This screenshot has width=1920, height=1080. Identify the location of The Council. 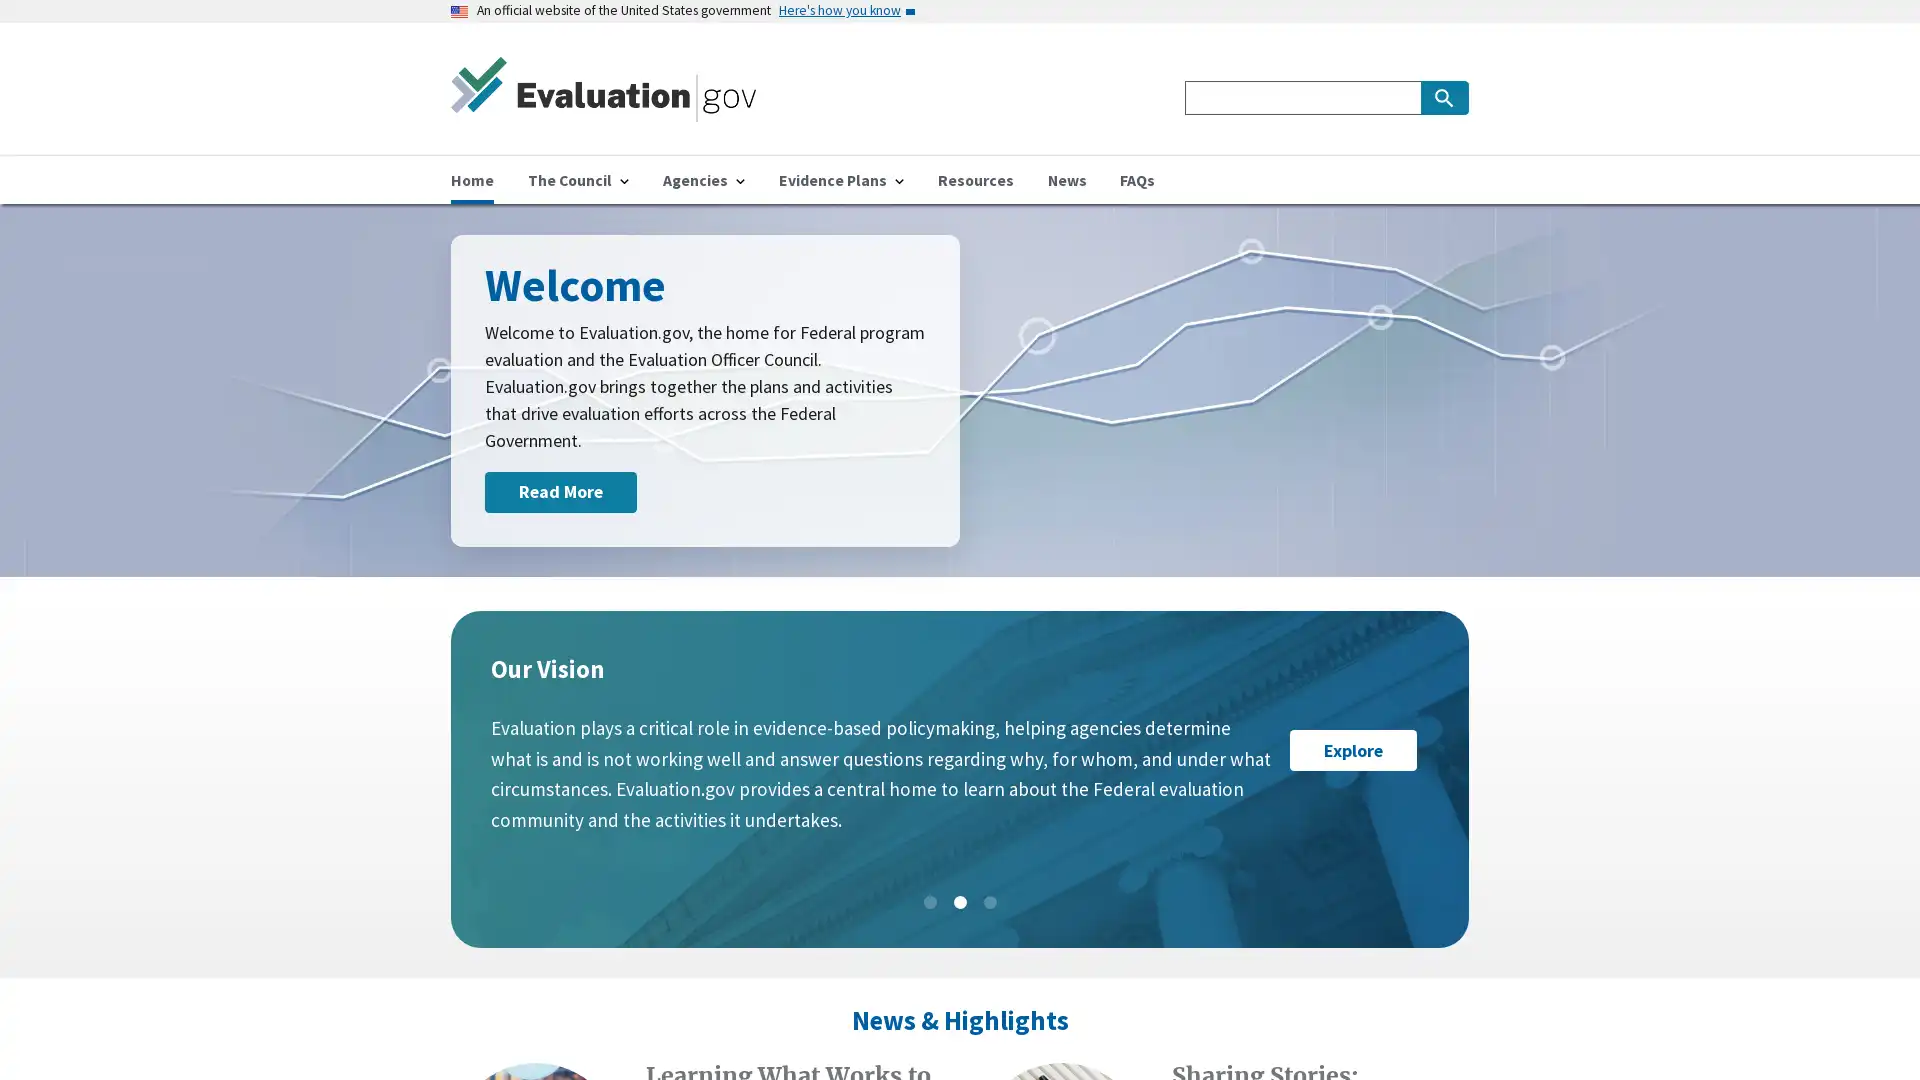
(577, 180).